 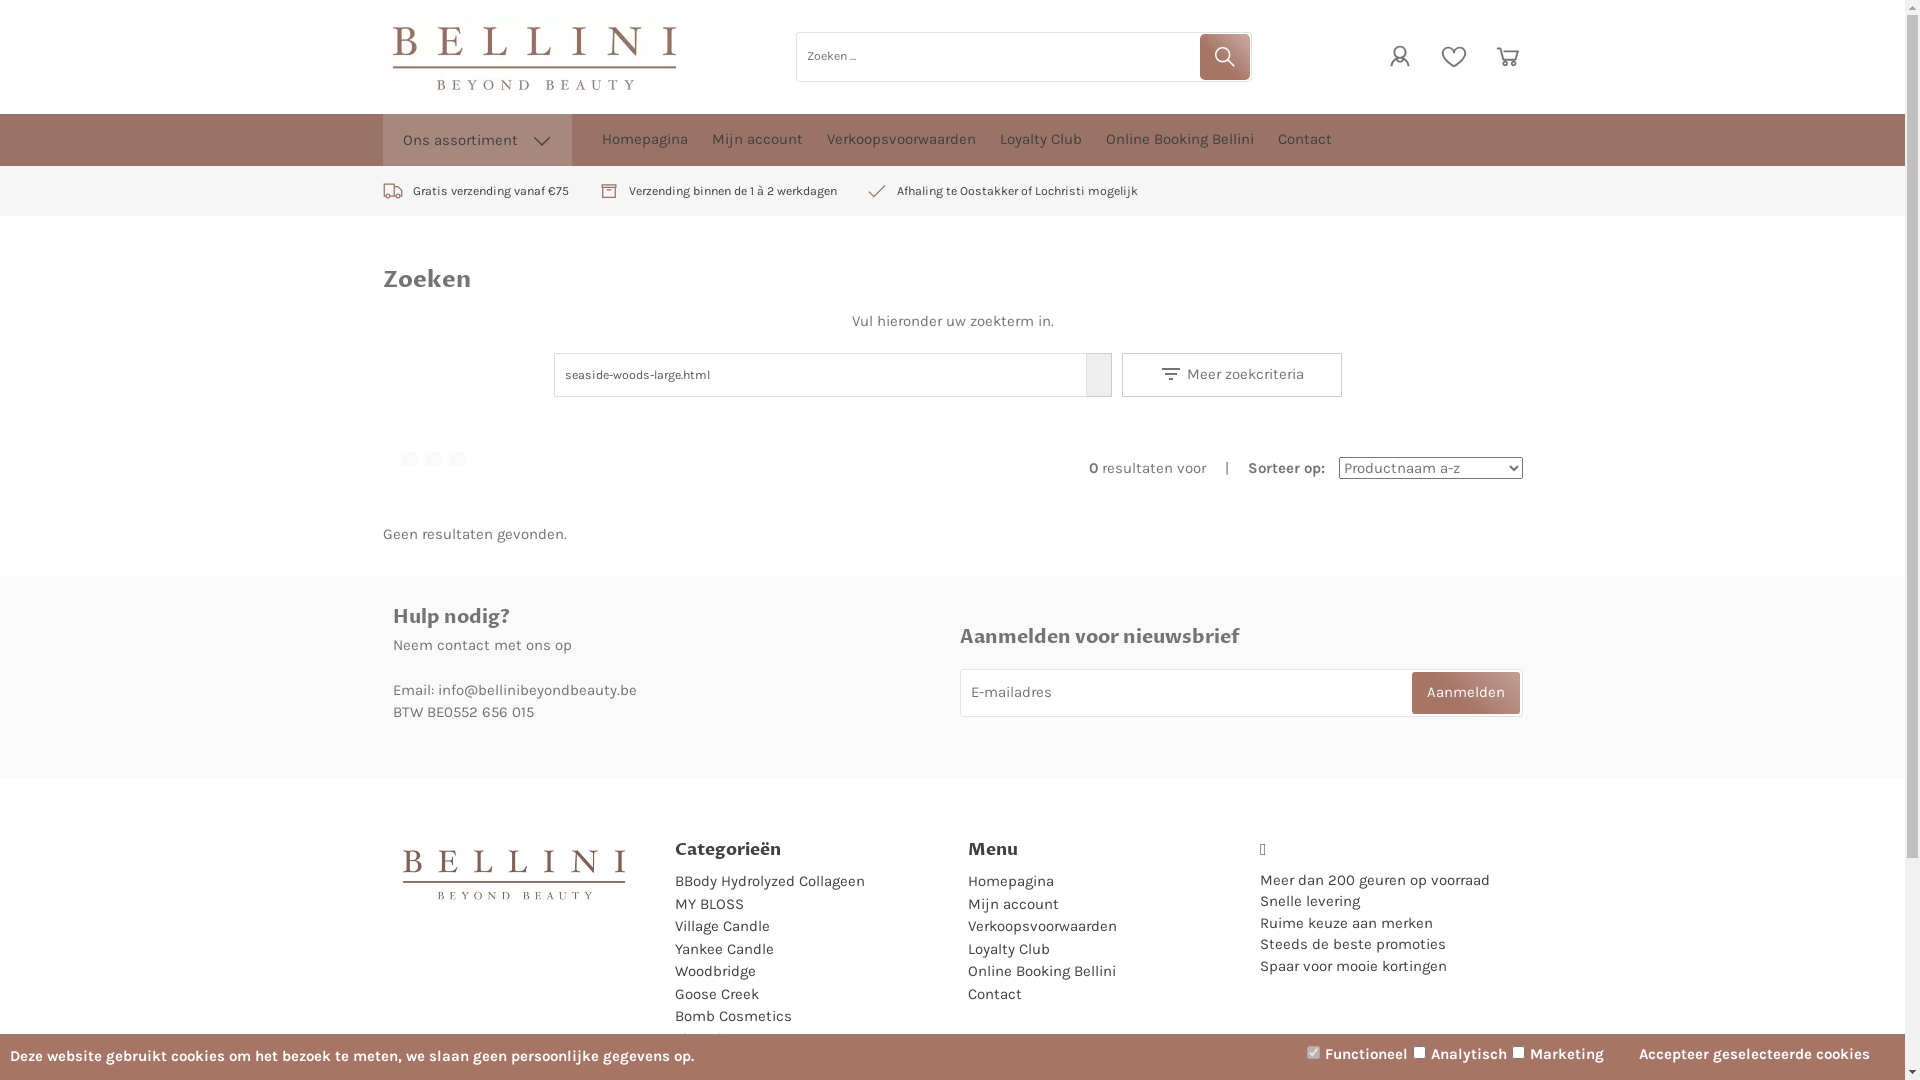 What do you see at coordinates (675, 1015) in the screenshot?
I see `'Bomb Cosmetics'` at bounding box center [675, 1015].